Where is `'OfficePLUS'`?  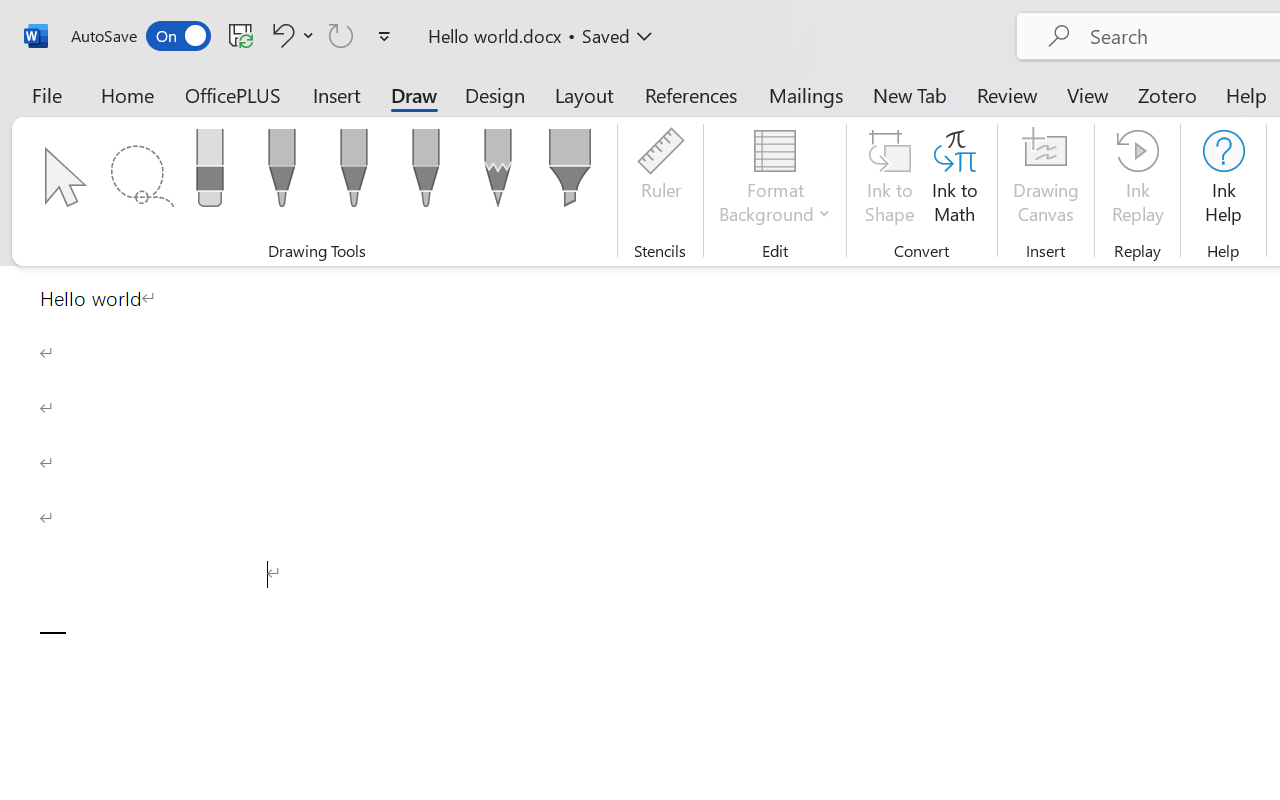
'OfficePLUS' is located at coordinates (233, 94).